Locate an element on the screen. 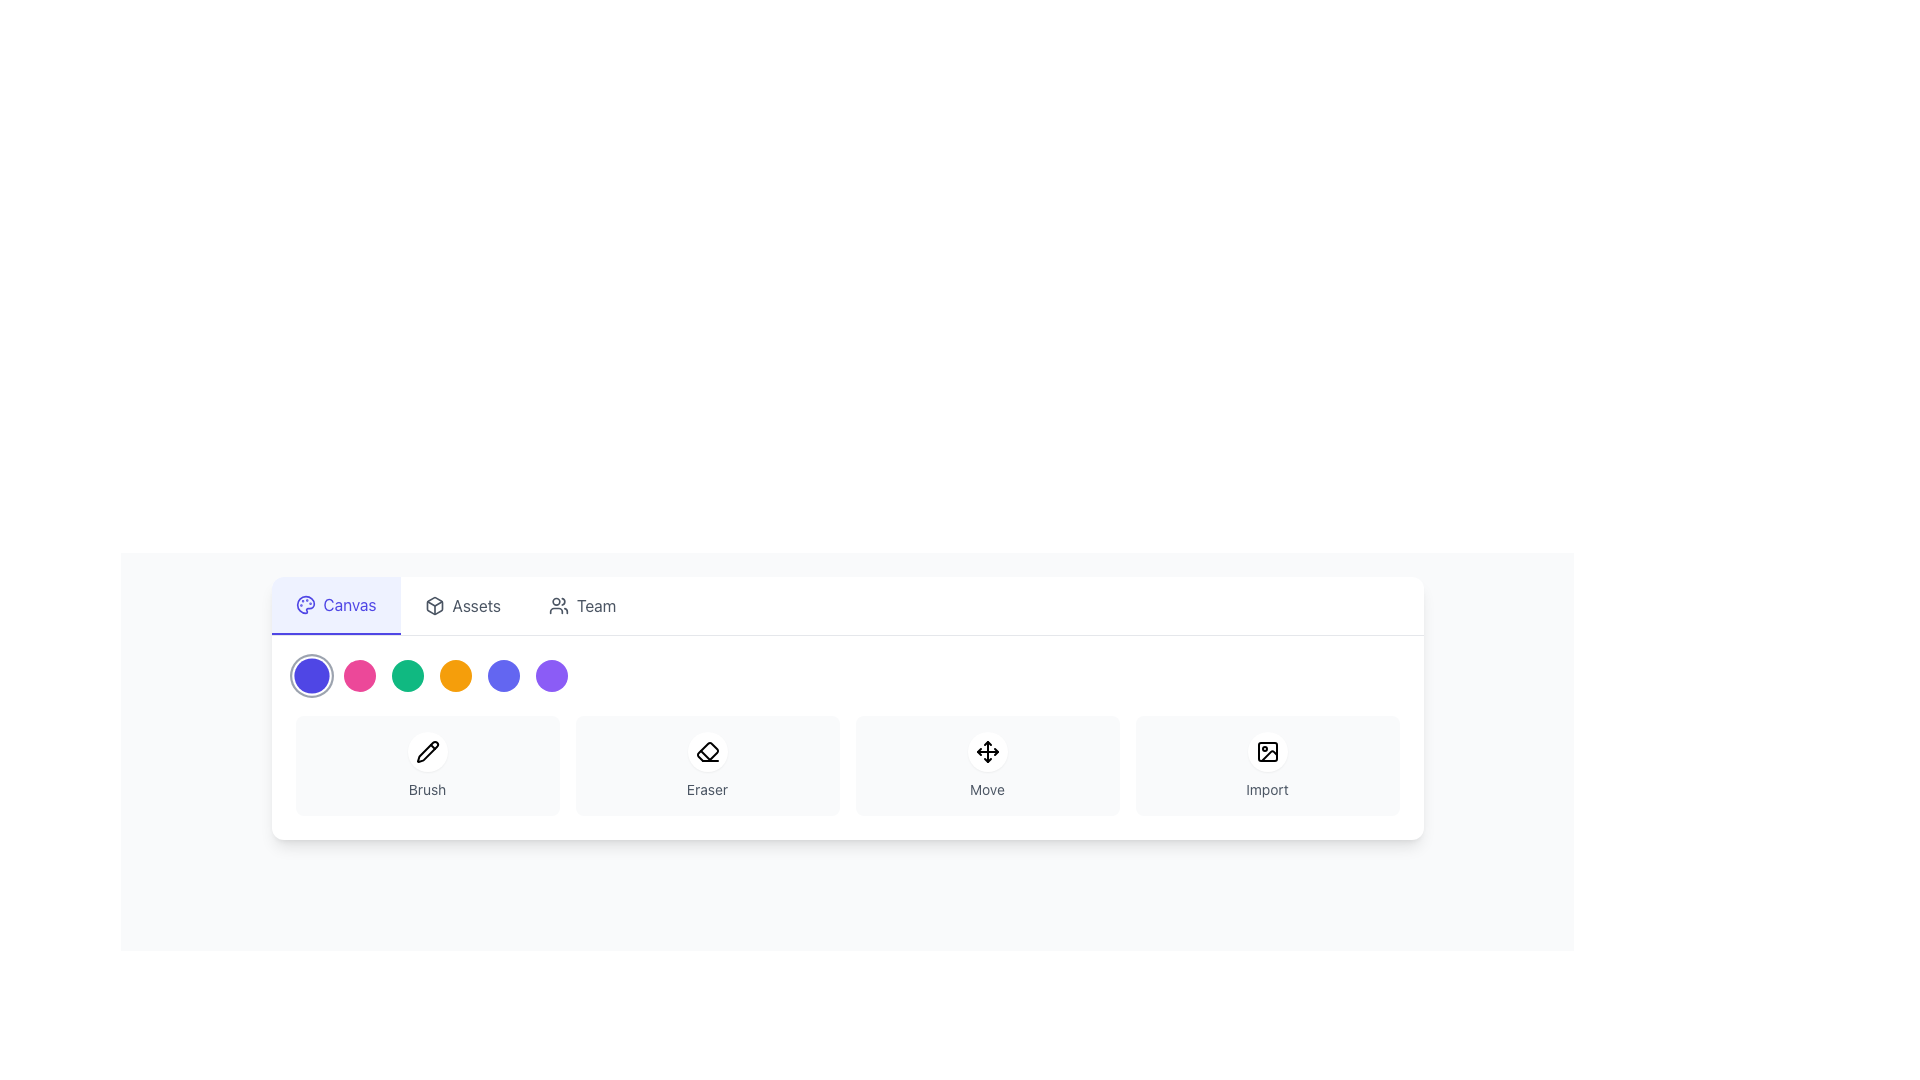 Image resolution: width=1920 pixels, height=1080 pixels. the circular white icon button with a black pencil symbol, which is the first interactive icon in the toolbar above the label 'Brush' is located at coordinates (426, 752).